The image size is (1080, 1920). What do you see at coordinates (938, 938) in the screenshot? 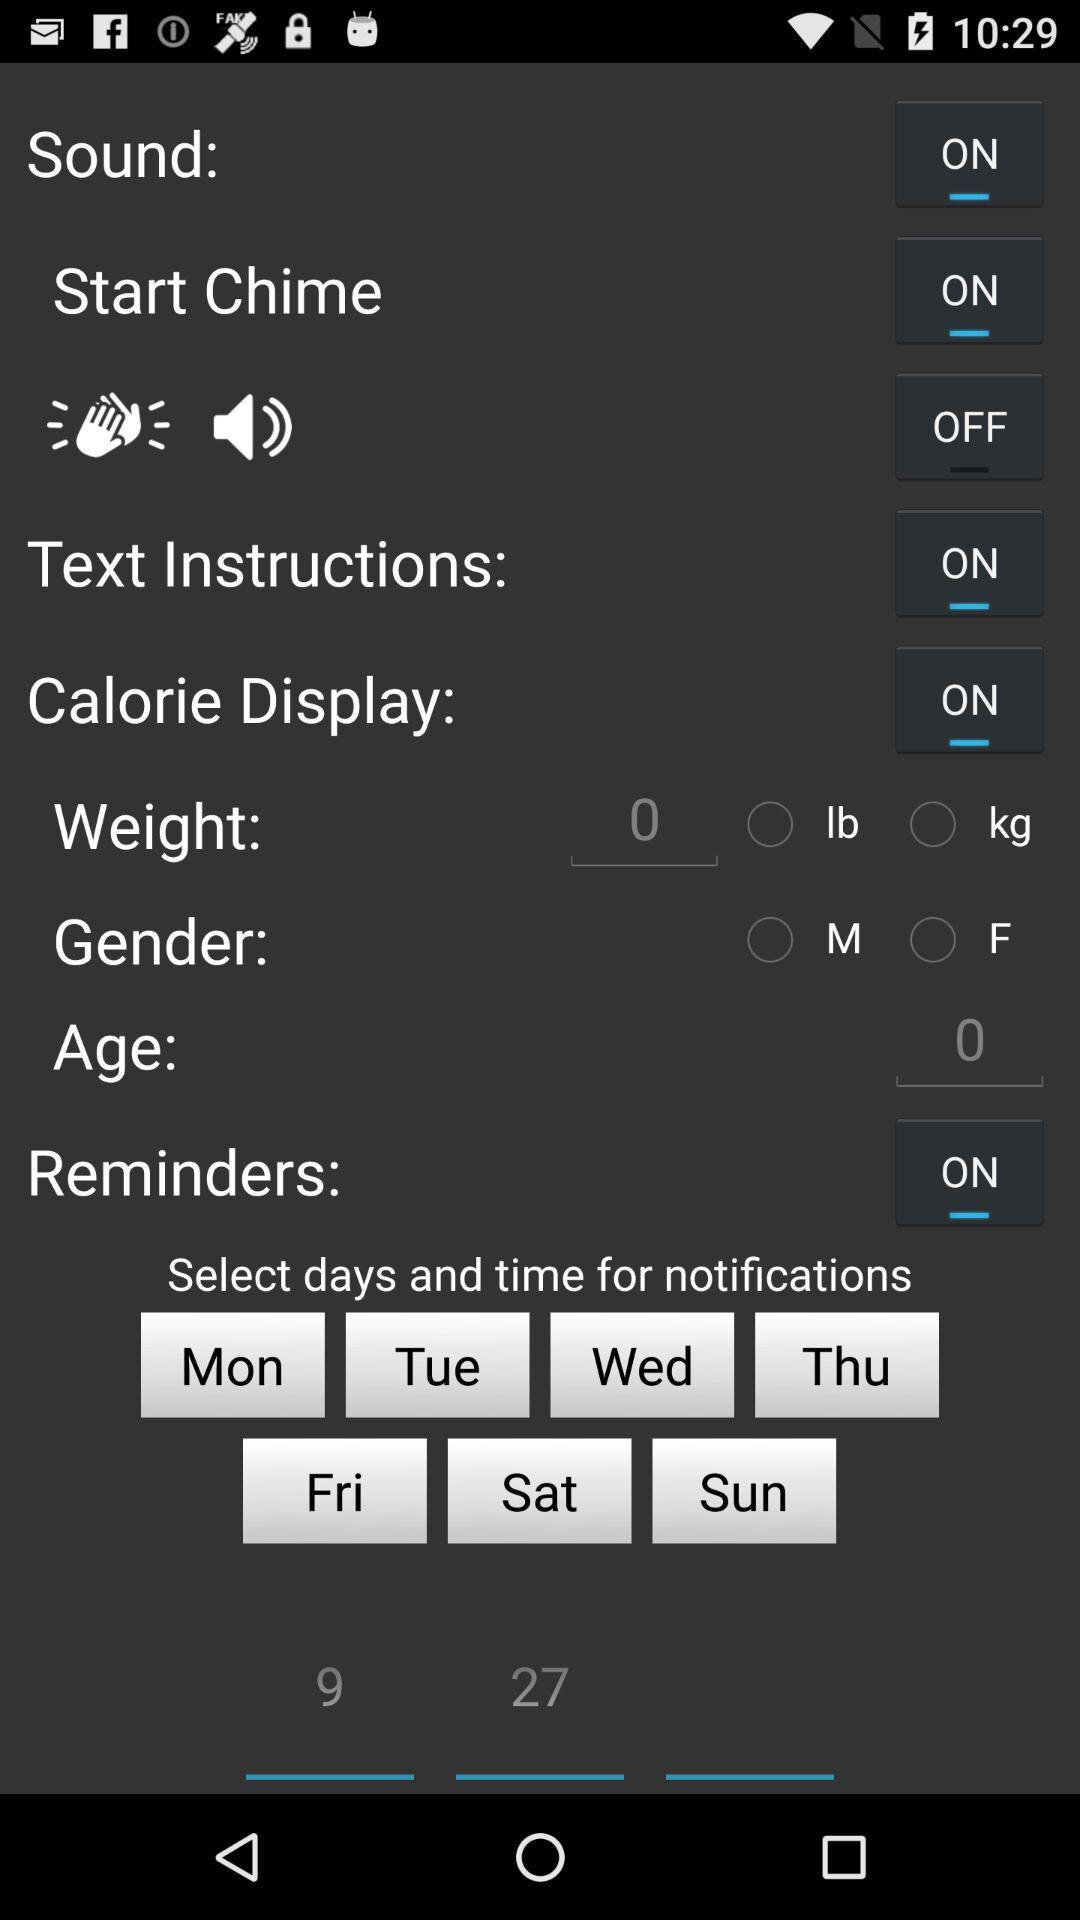
I see `clicks female` at bounding box center [938, 938].